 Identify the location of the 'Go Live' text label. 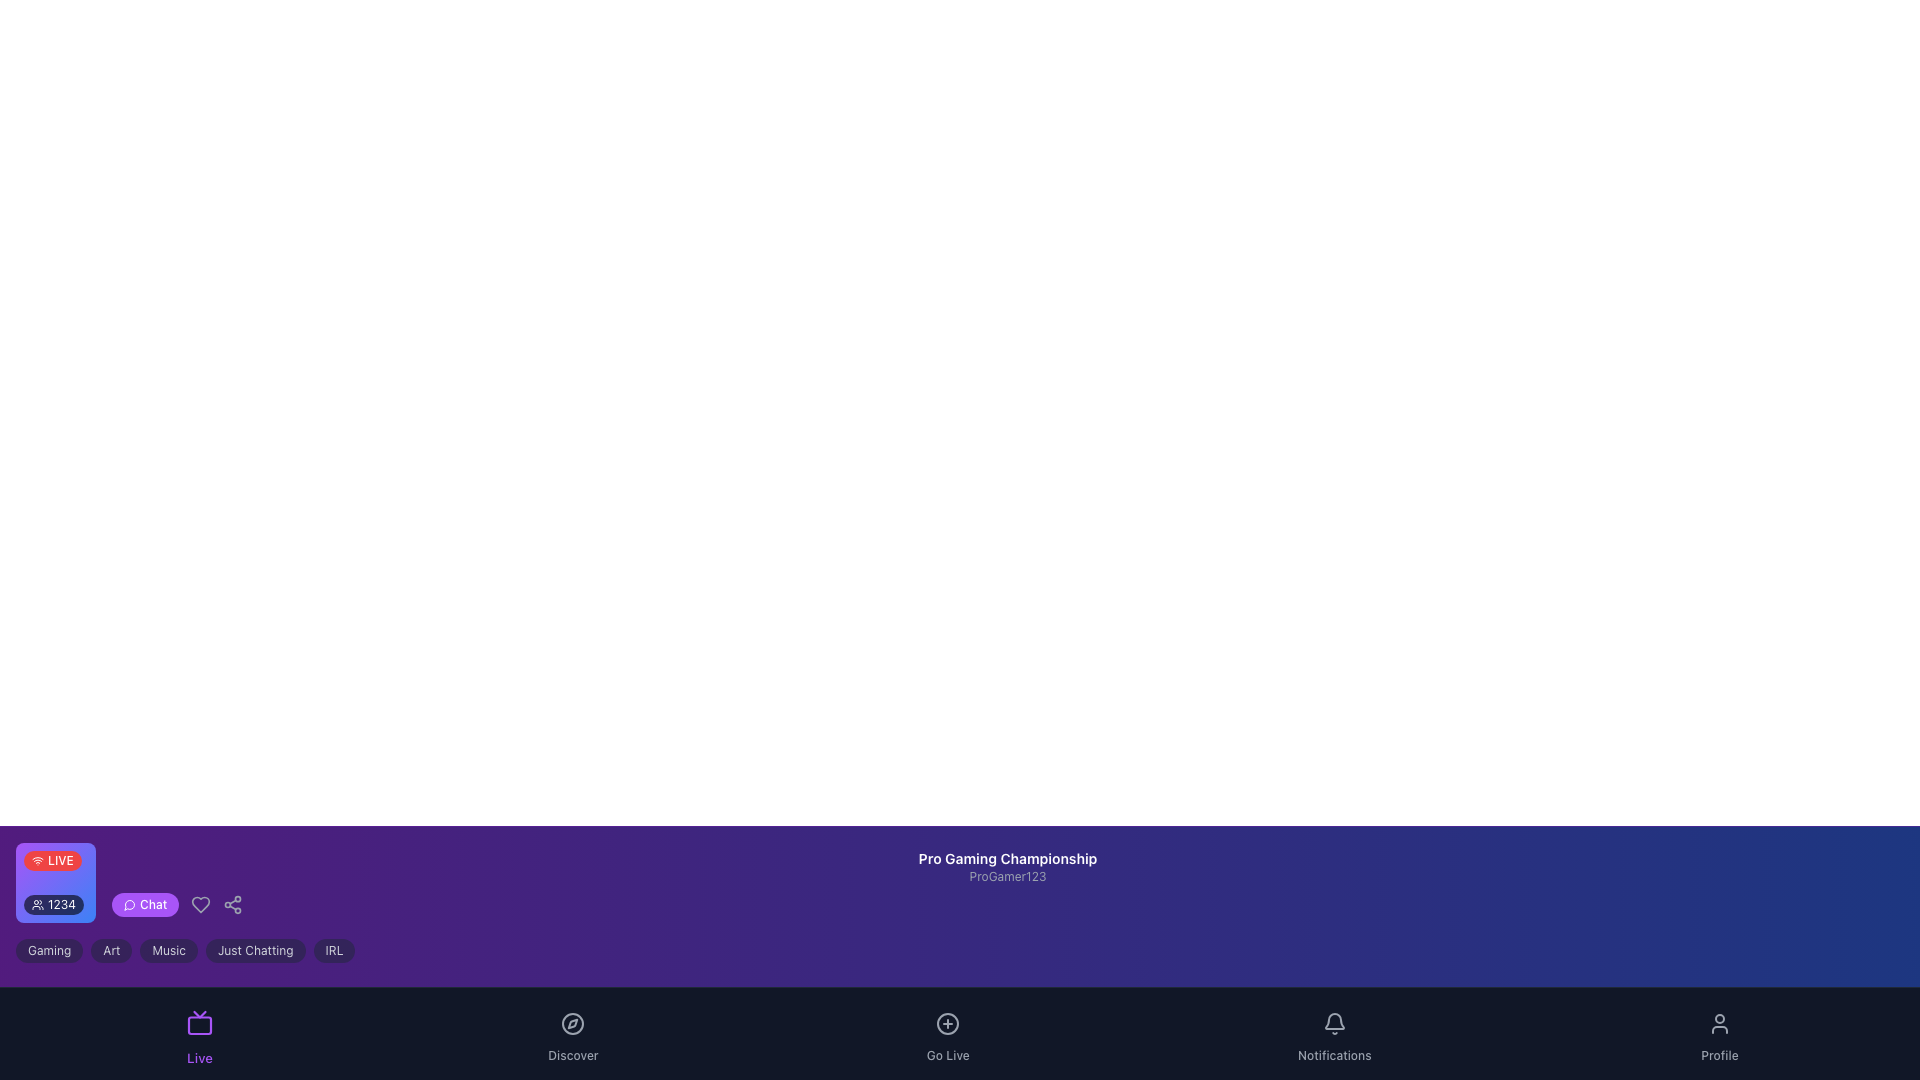
(947, 1055).